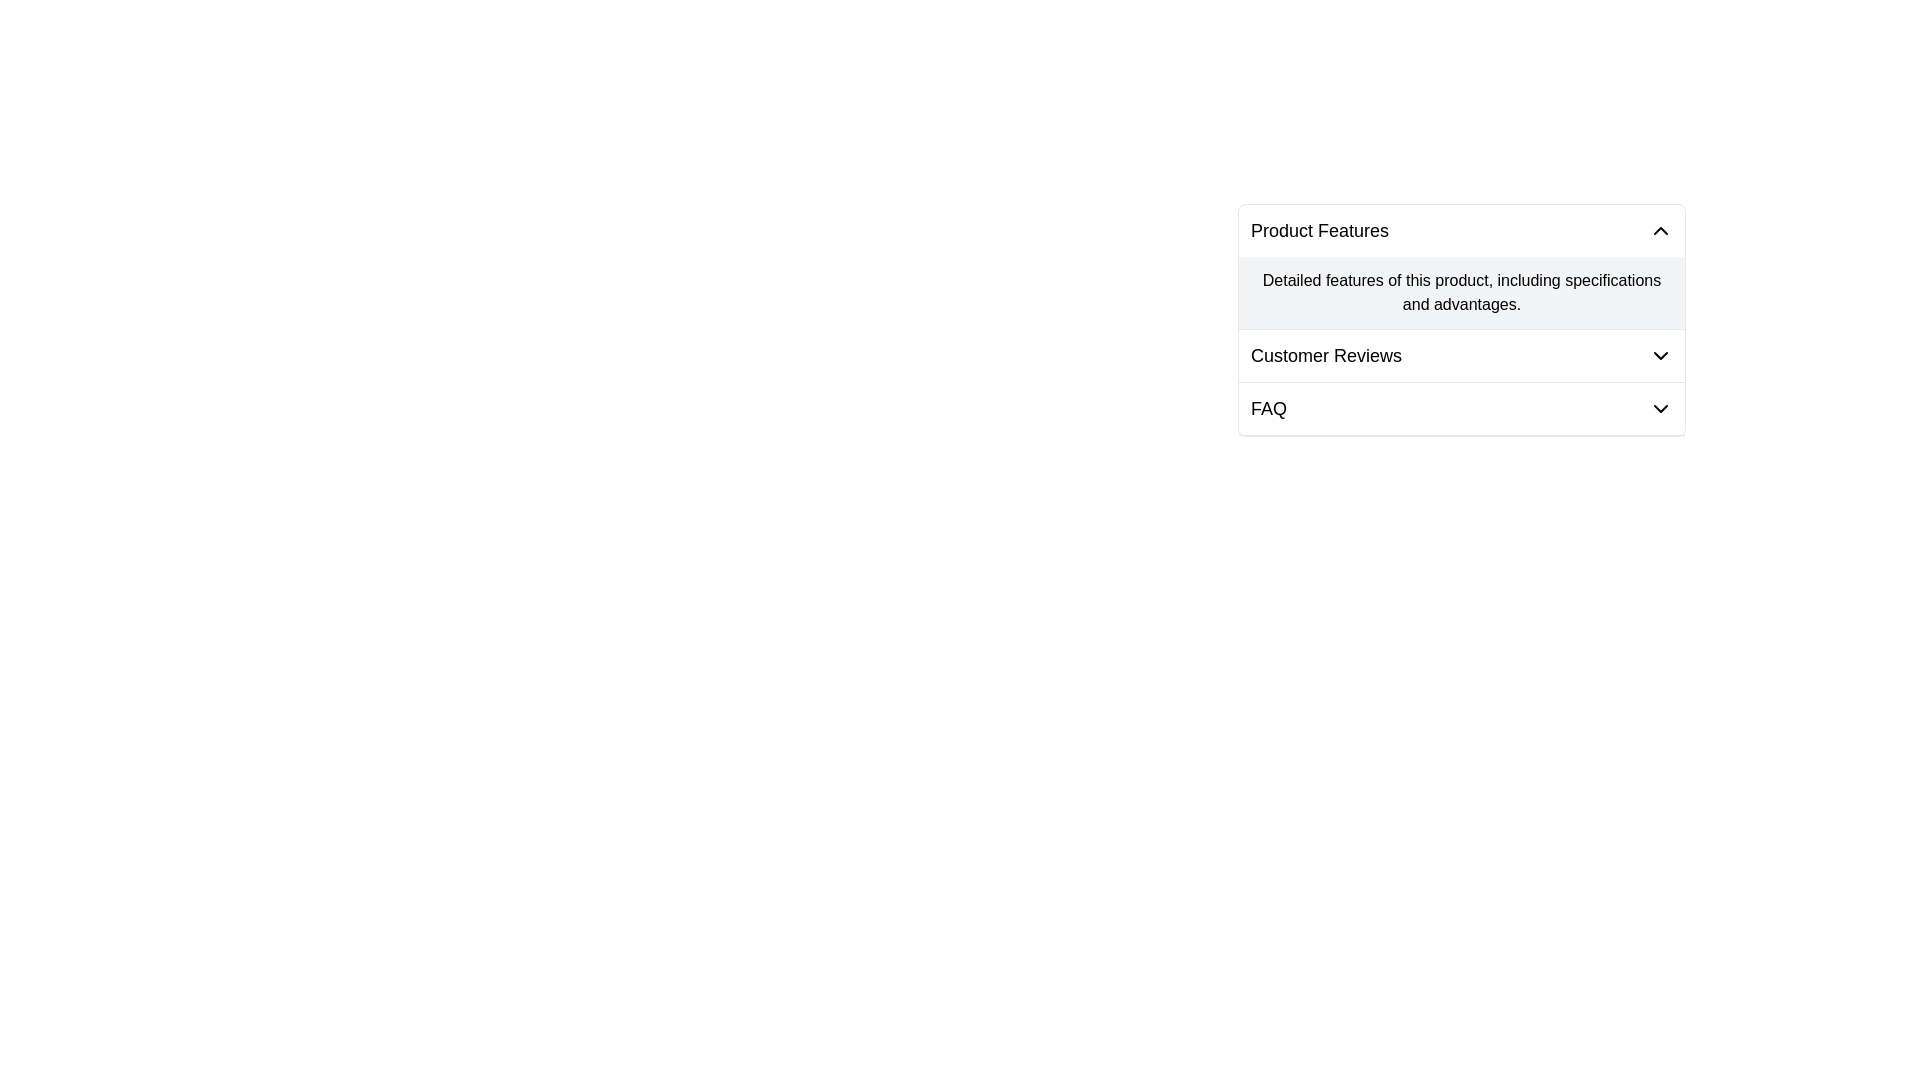 The image size is (1920, 1080). What do you see at coordinates (1660, 354) in the screenshot?
I see `the chevron dropdown indicator` at bounding box center [1660, 354].